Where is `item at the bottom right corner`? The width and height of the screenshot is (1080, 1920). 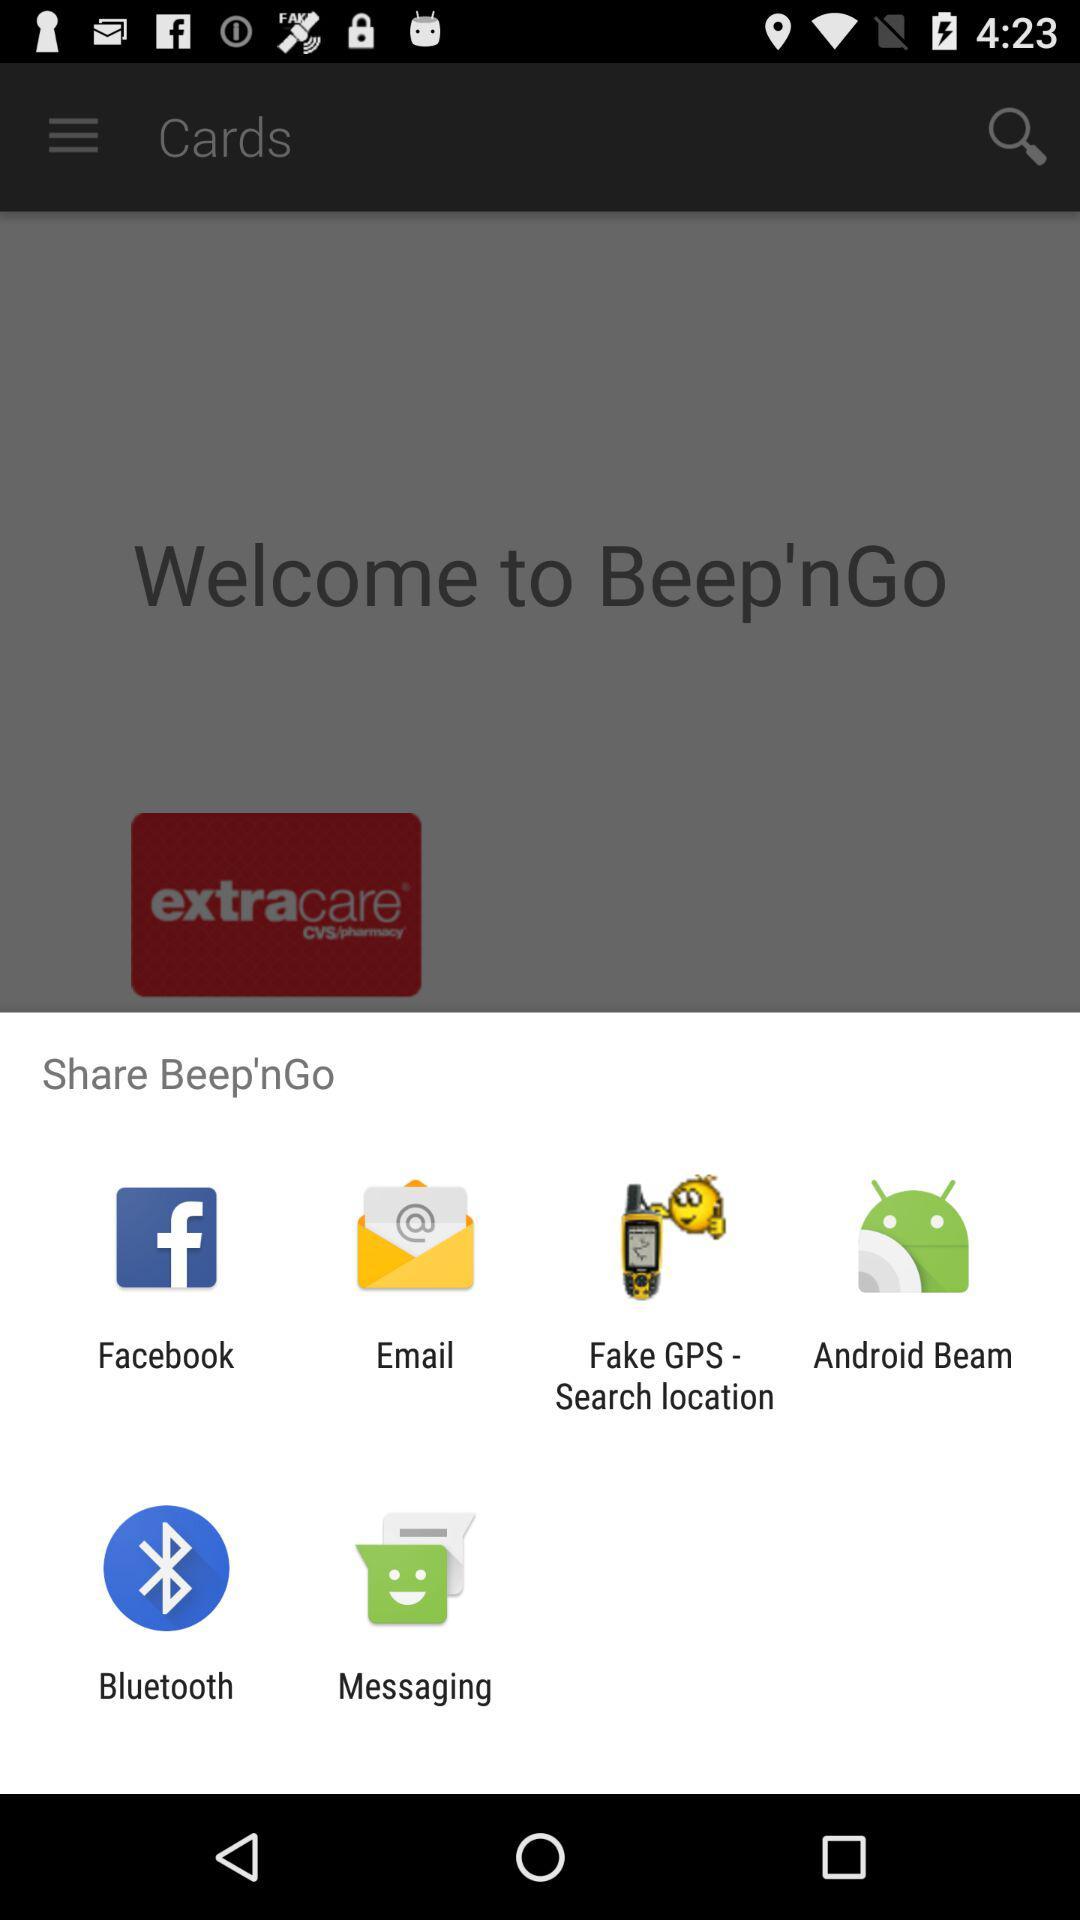 item at the bottom right corner is located at coordinates (913, 1374).